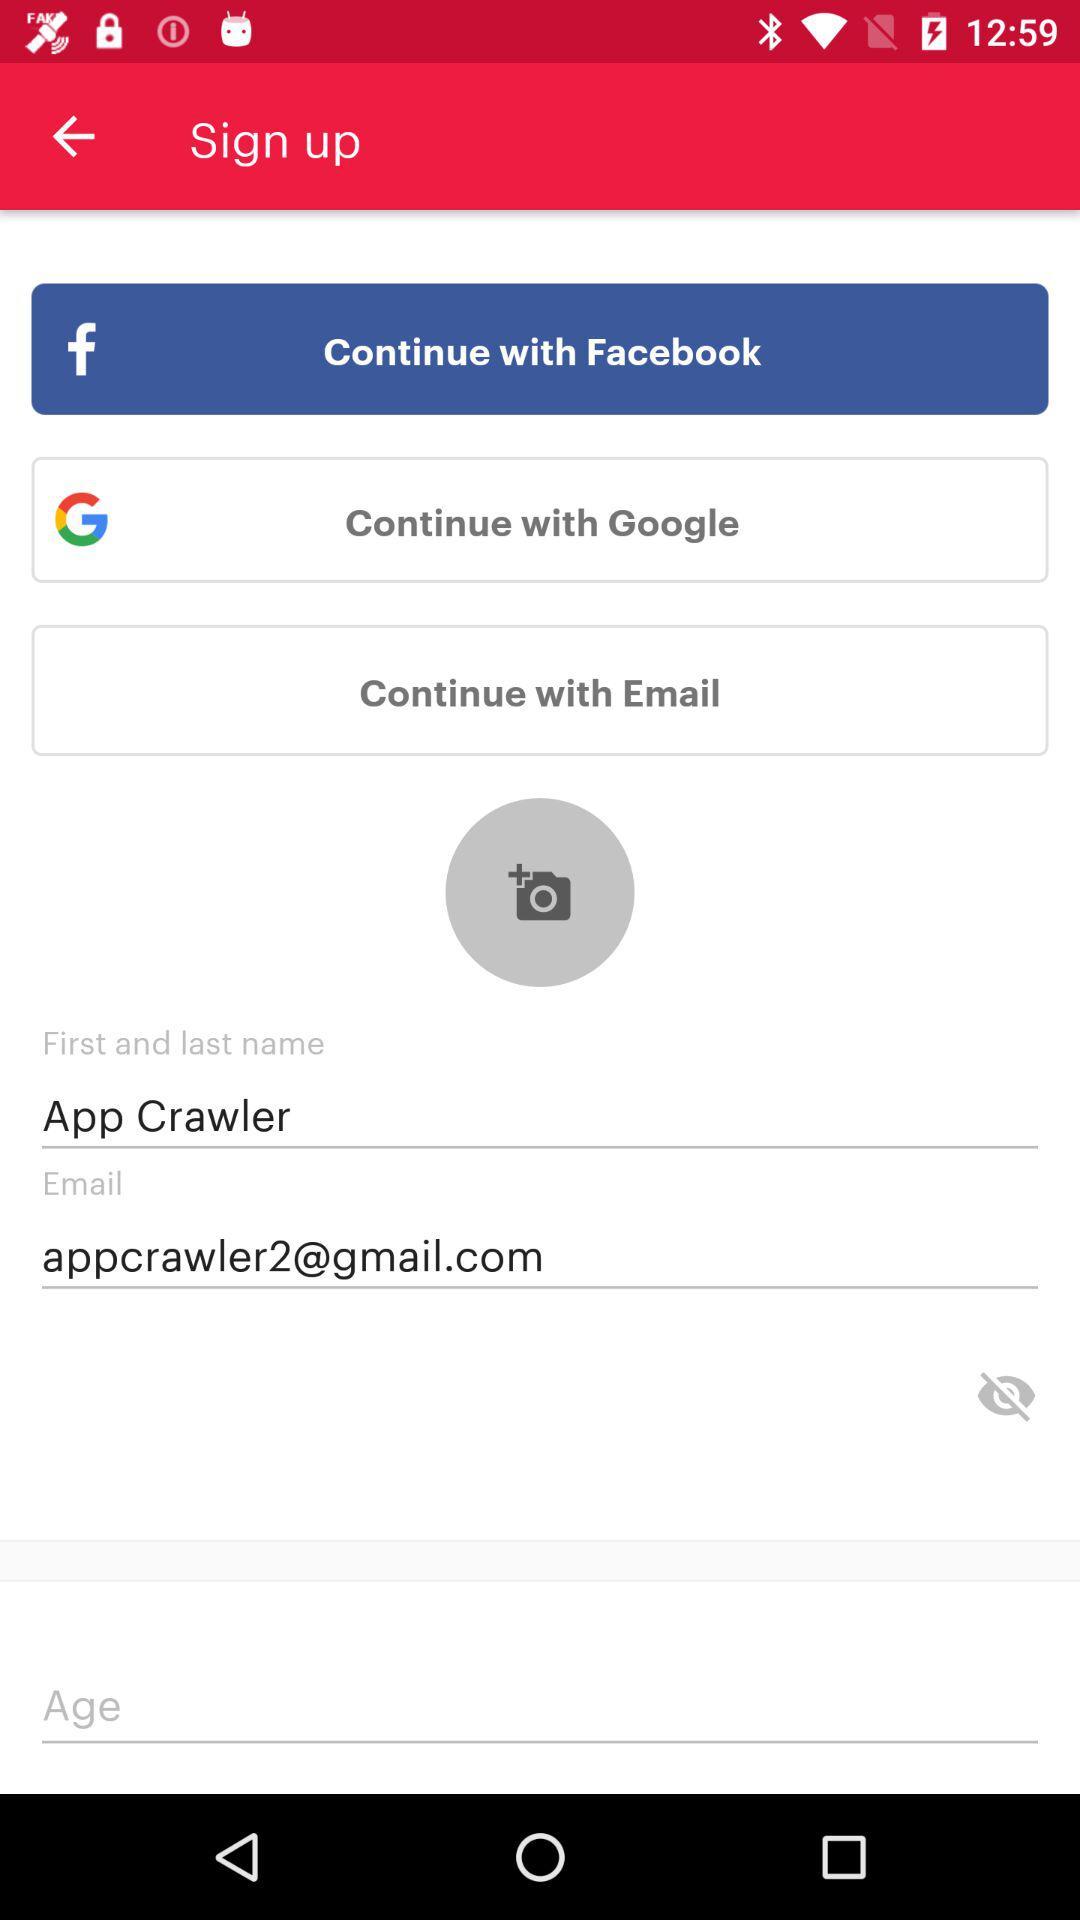 This screenshot has height=1920, width=1080. I want to click on your age, so click(540, 1707).